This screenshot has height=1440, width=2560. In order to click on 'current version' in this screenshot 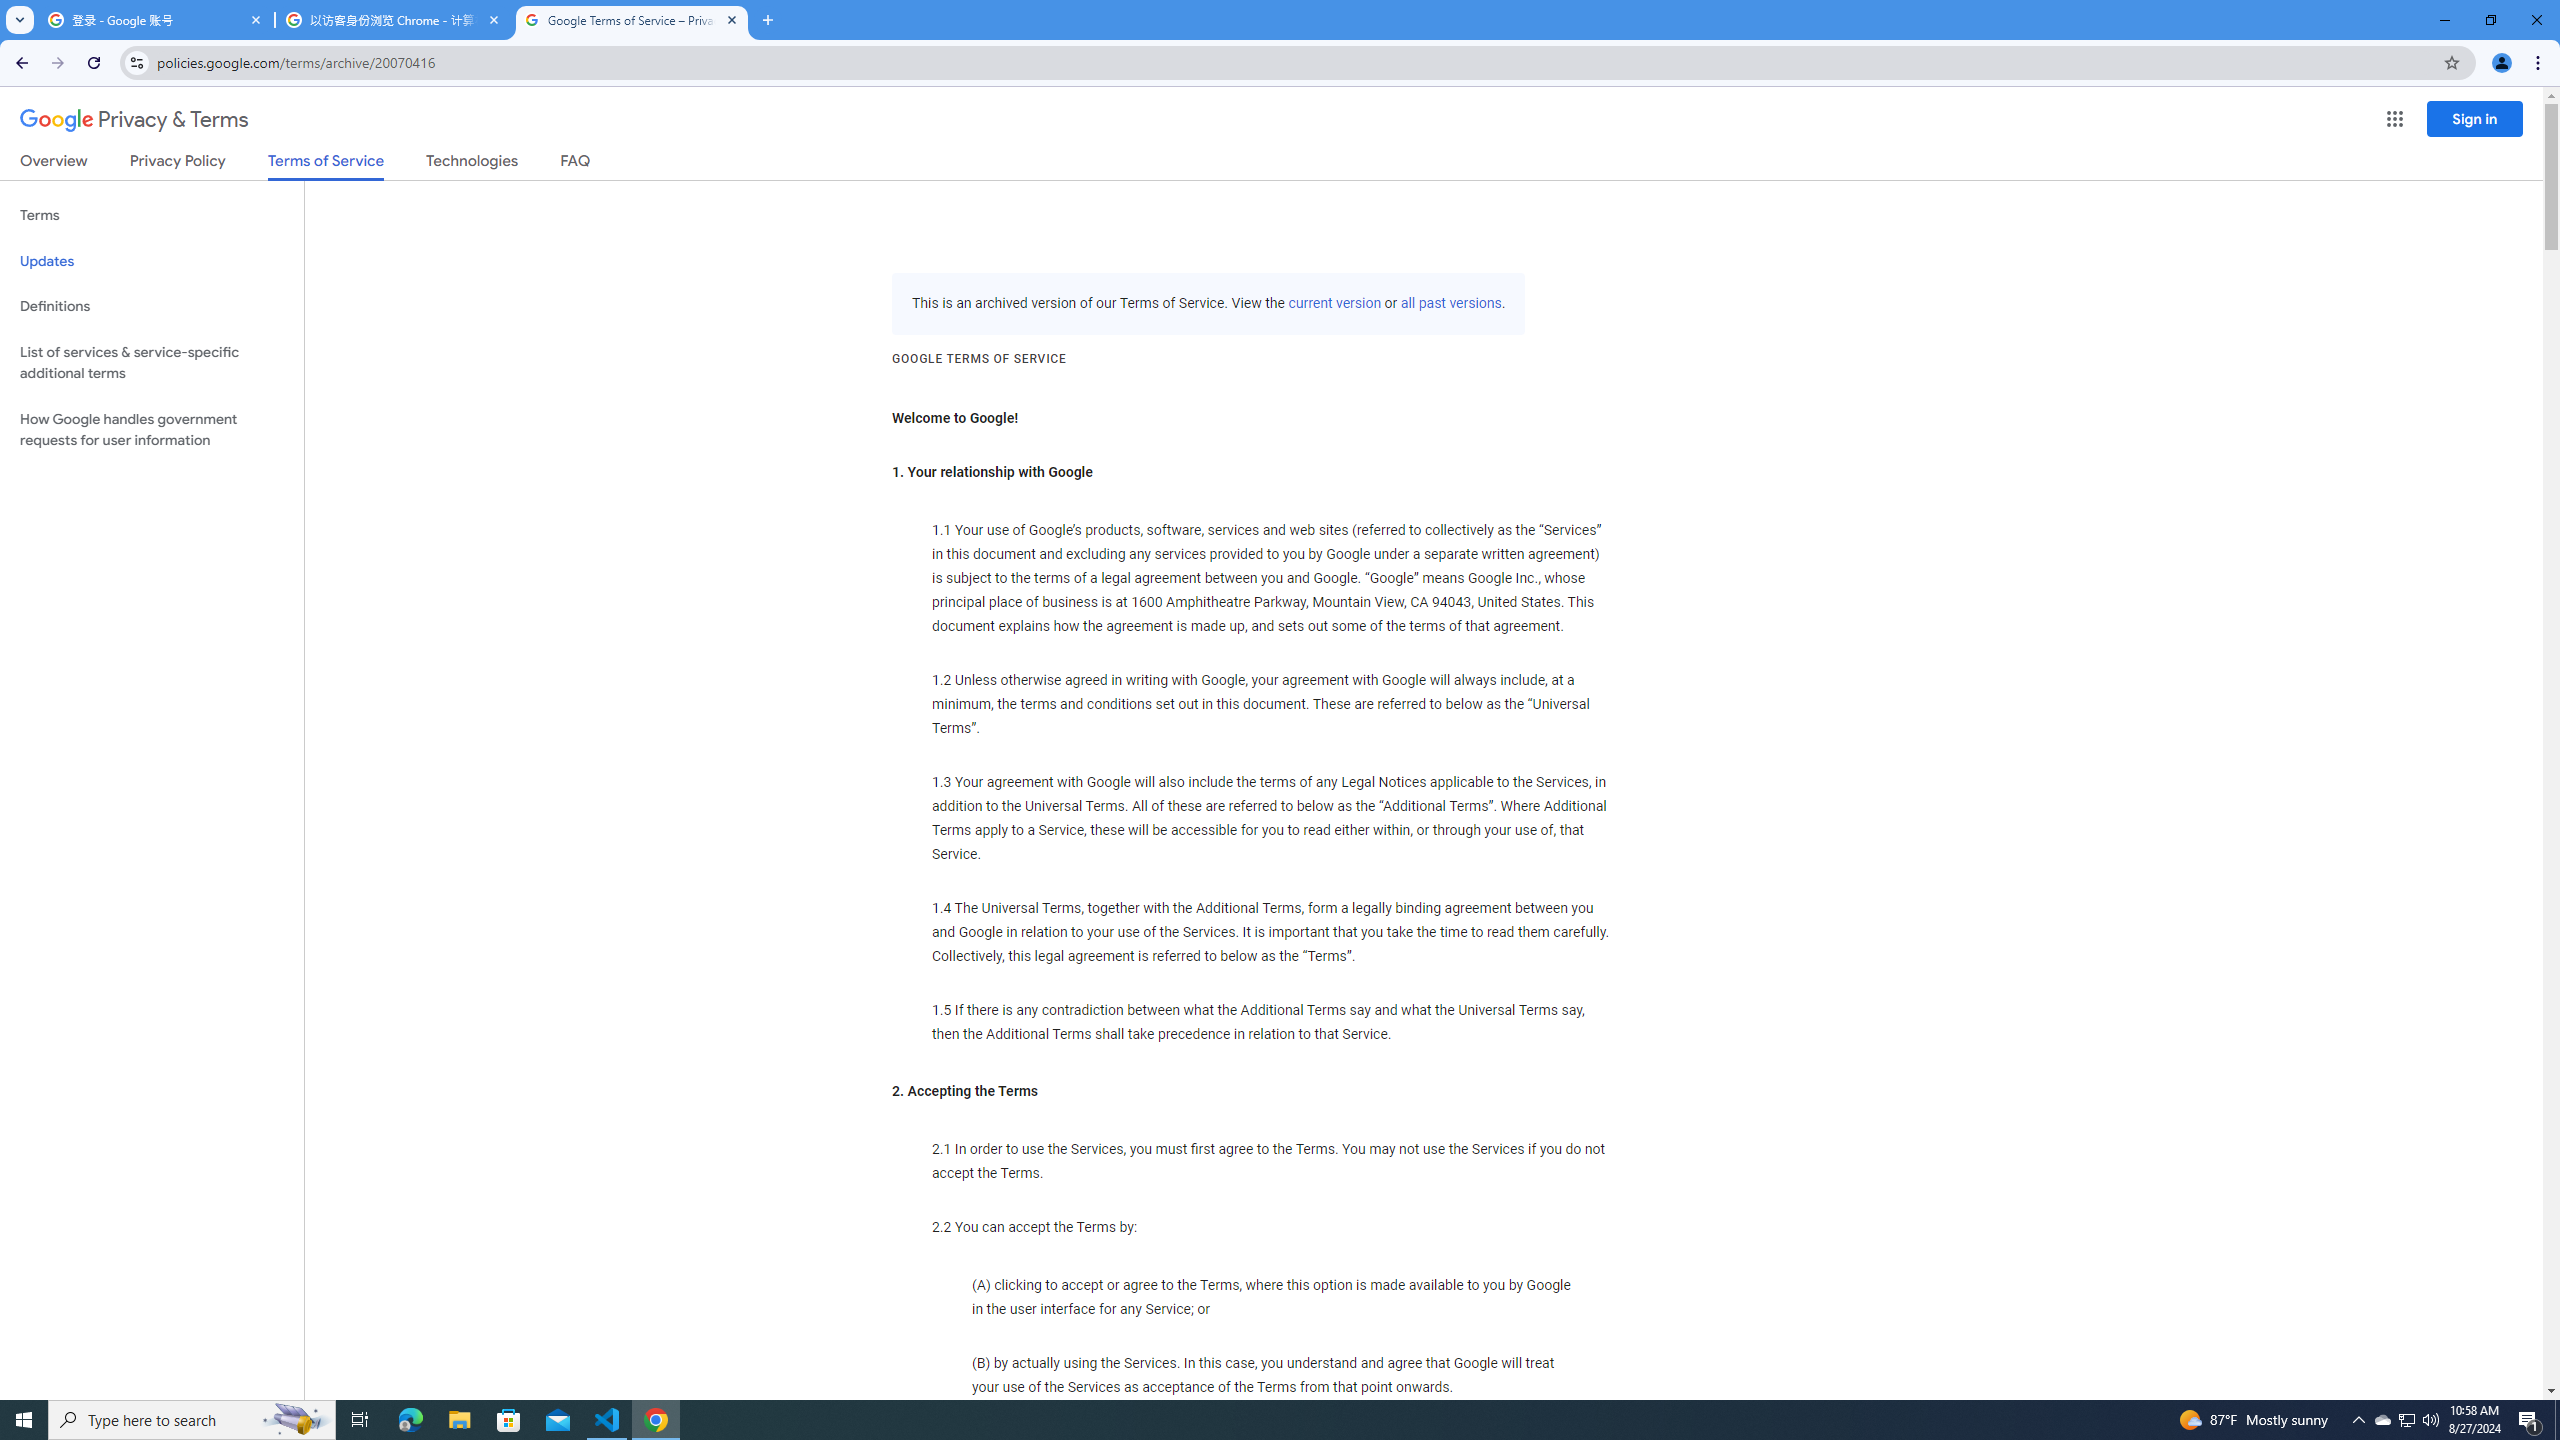, I will do `click(1334, 302)`.